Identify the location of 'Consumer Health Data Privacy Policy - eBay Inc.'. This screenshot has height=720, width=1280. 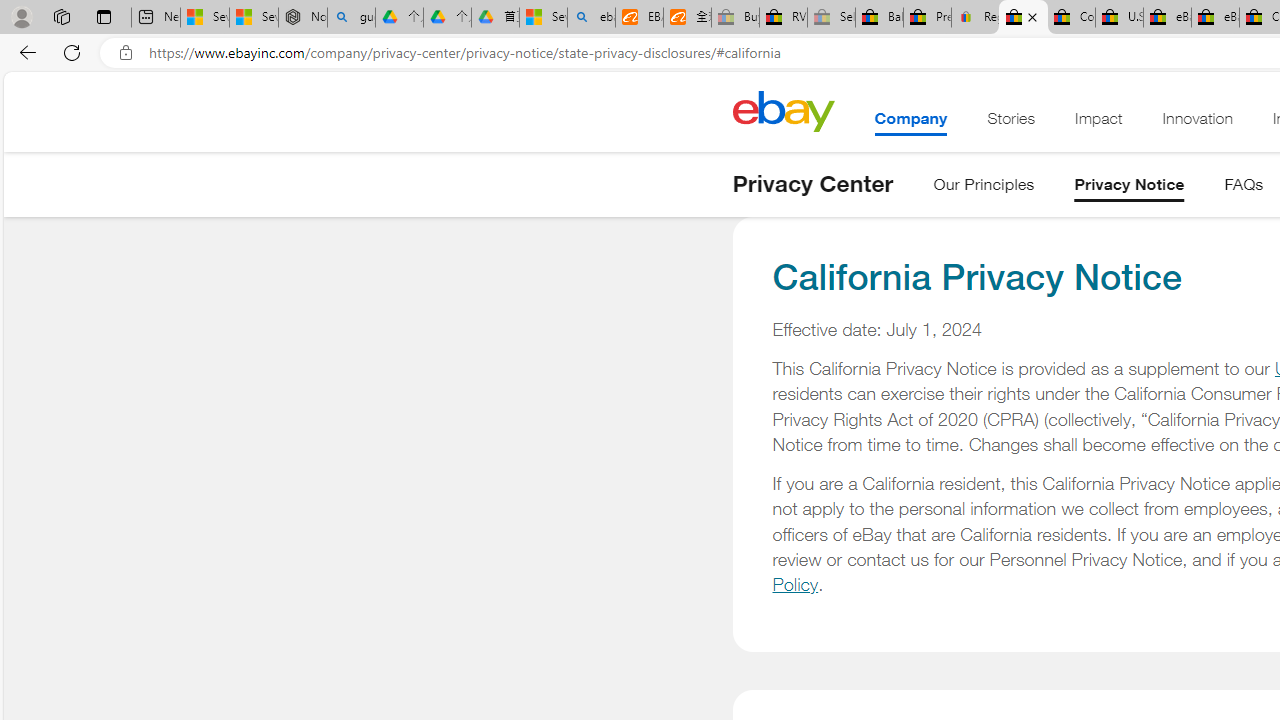
(1070, 17).